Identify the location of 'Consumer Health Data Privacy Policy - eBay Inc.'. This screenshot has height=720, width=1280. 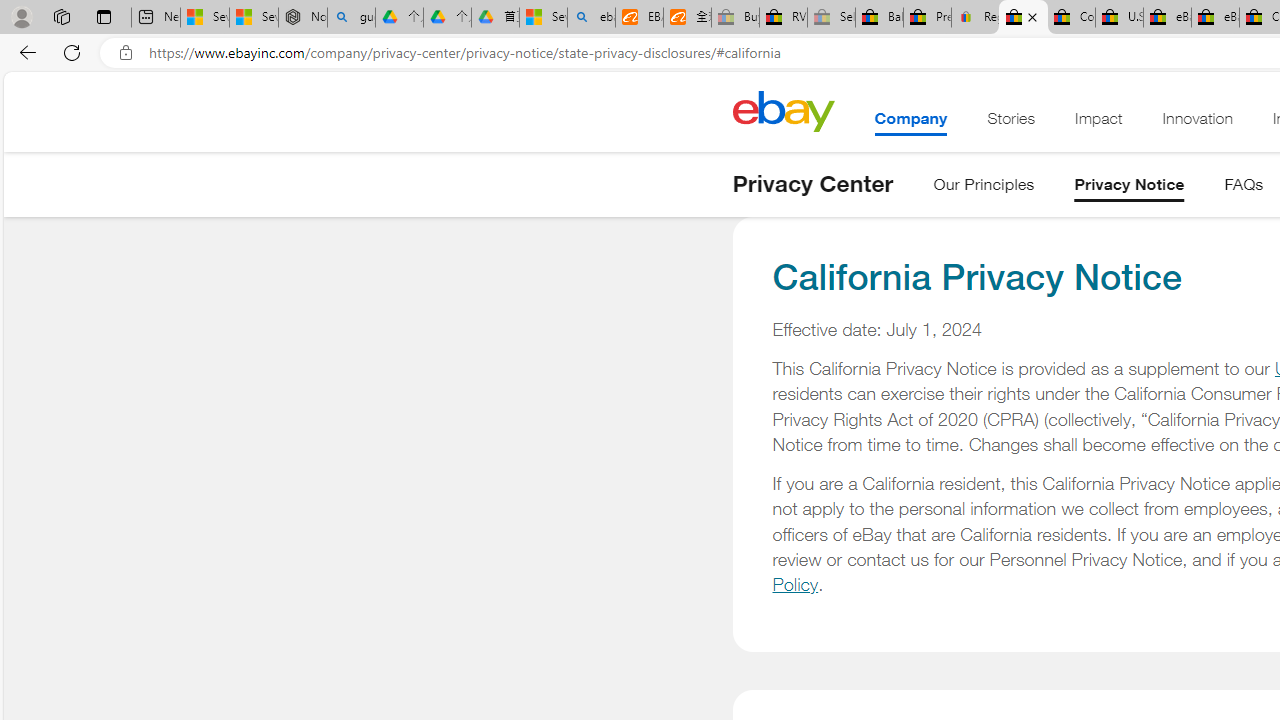
(1070, 17).